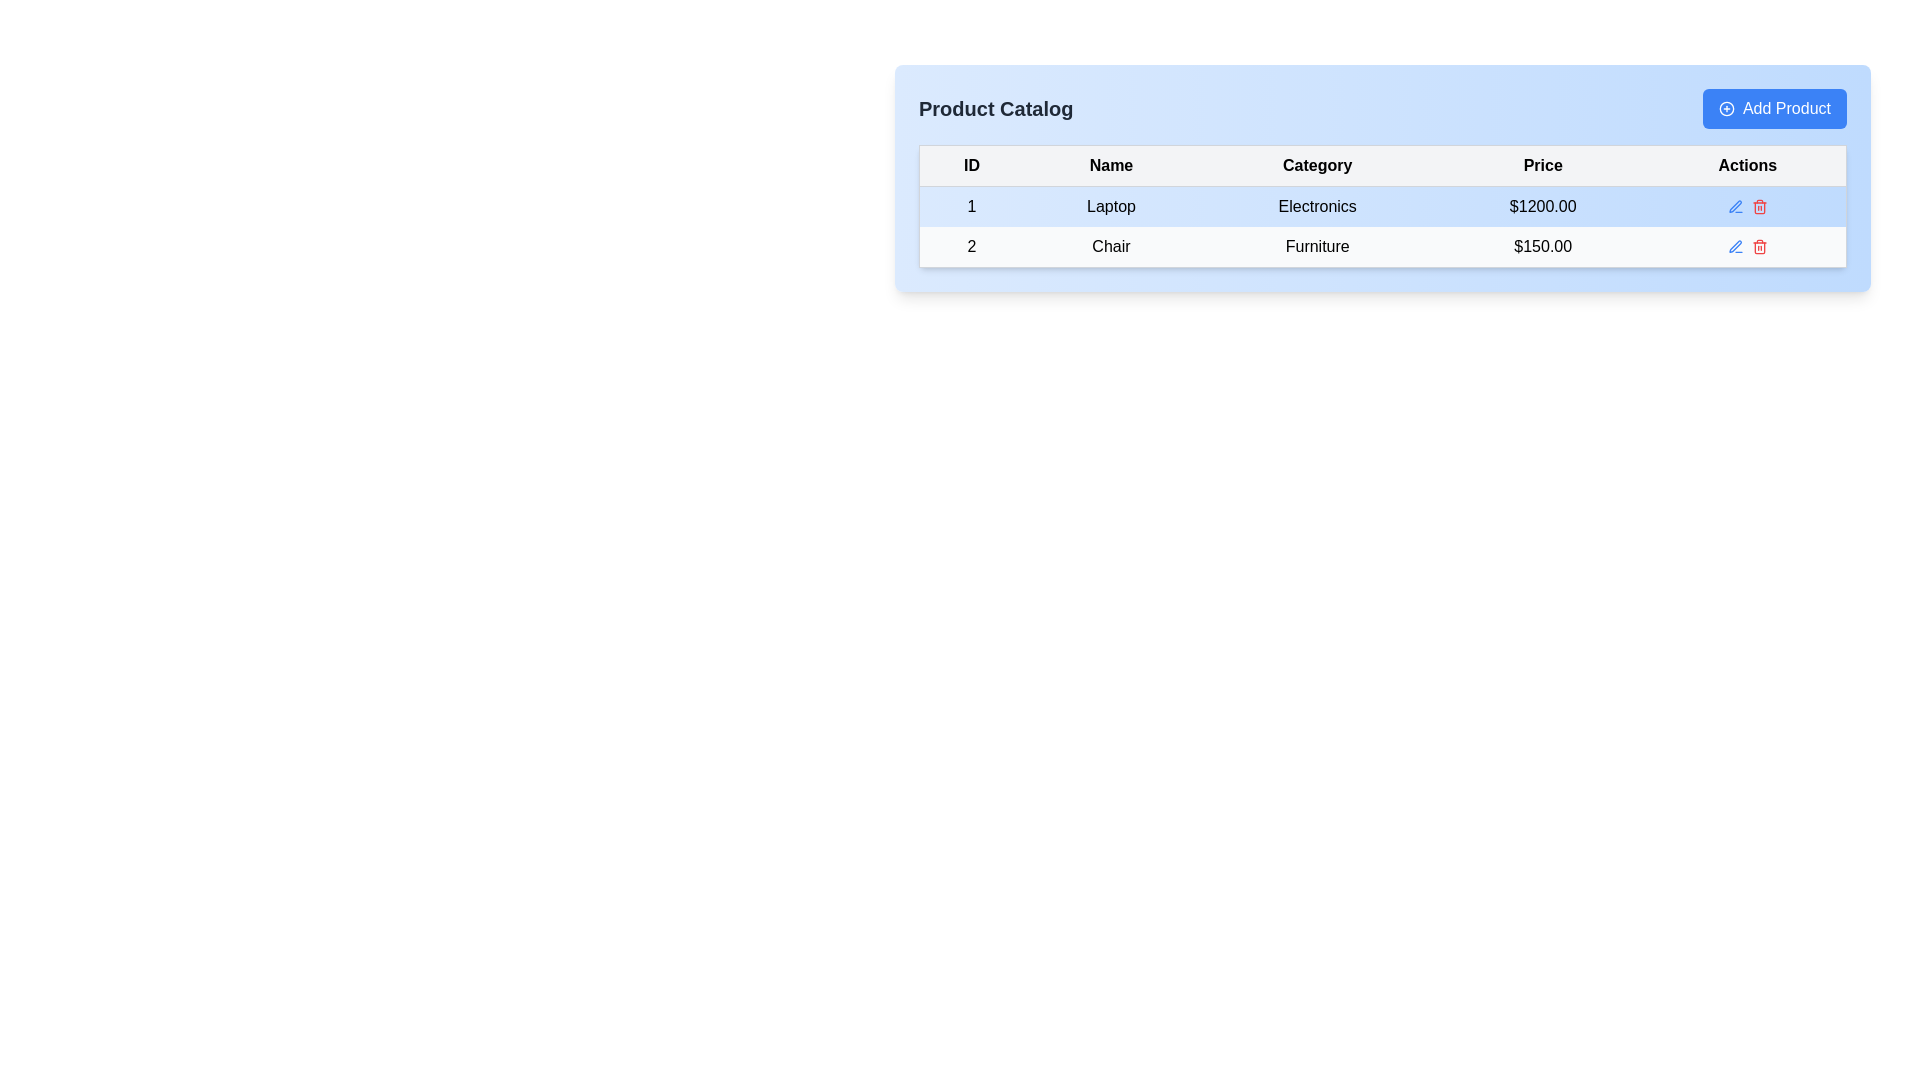  I want to click on the price display field for the 'Chair' item in the product catalog table located in the second row under the 'Price' column, so click(1542, 246).